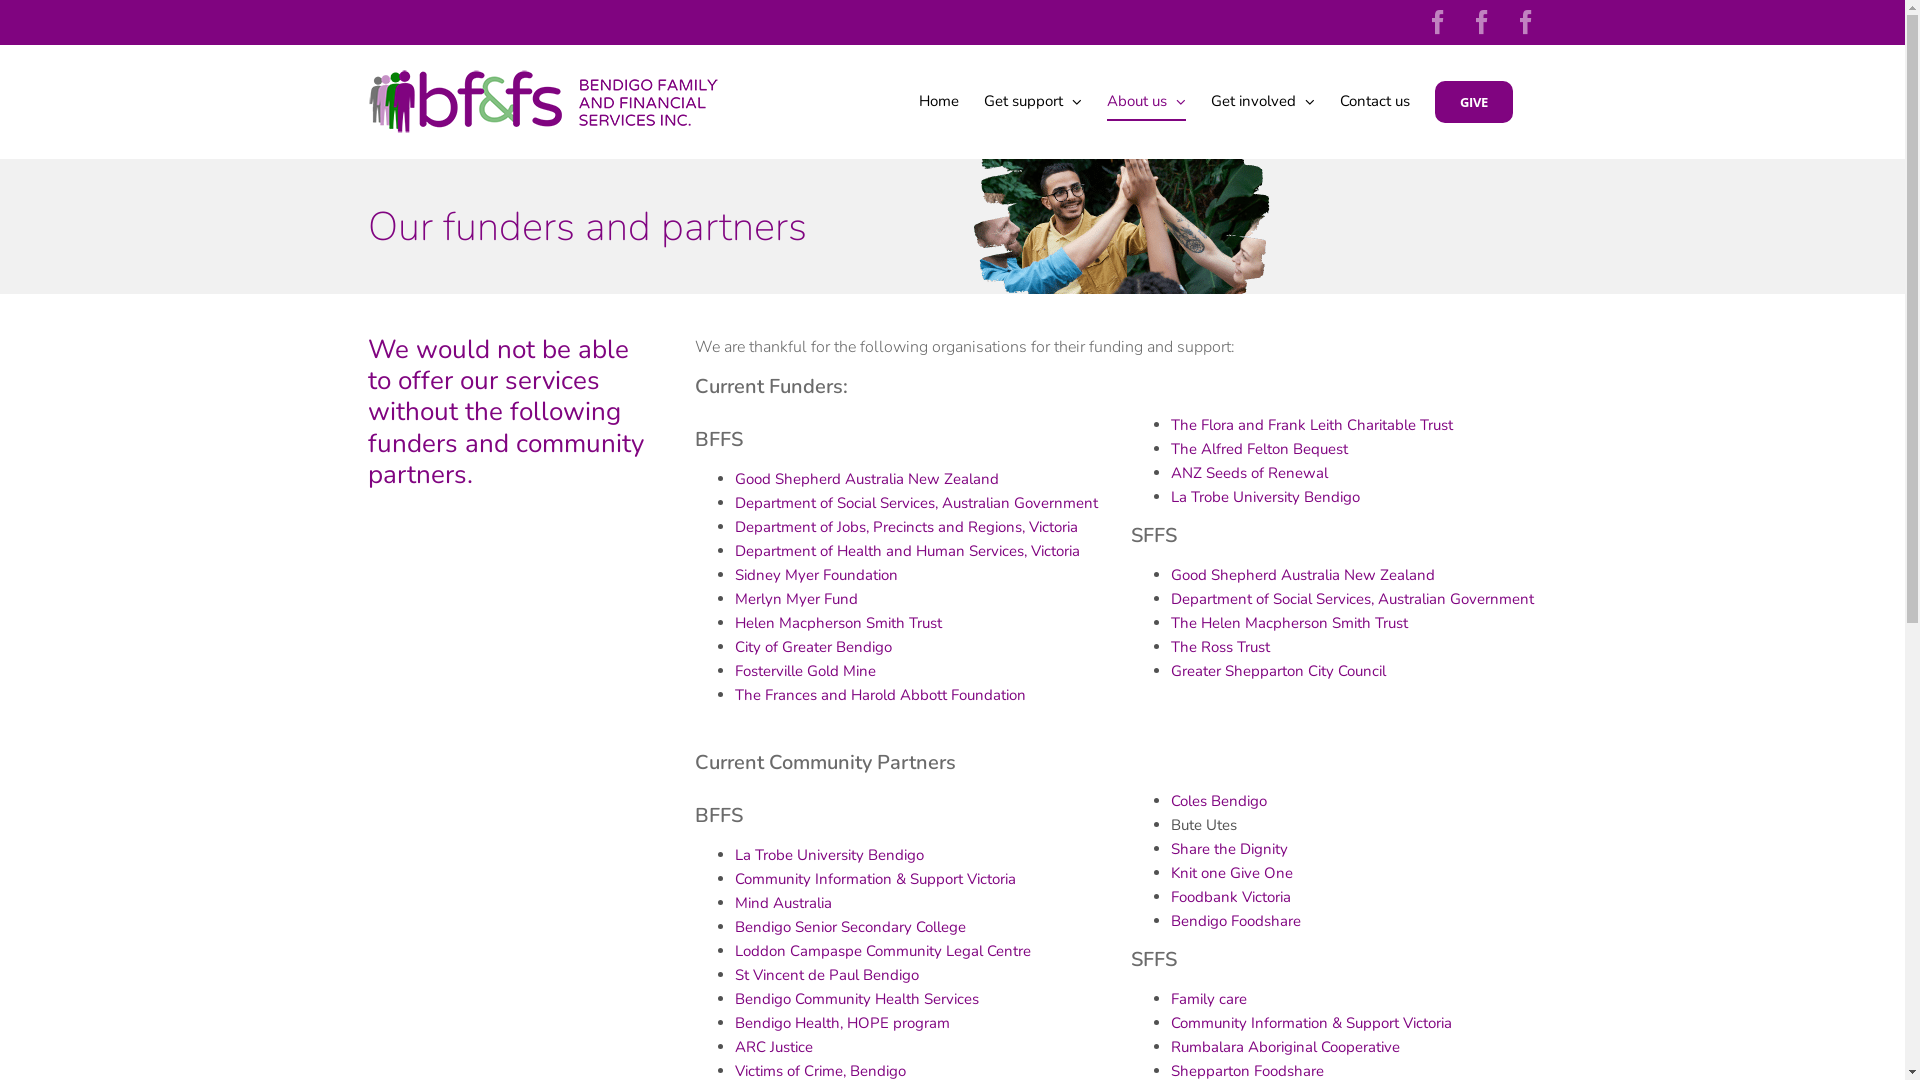 This screenshot has width=1920, height=1080. Describe the element at coordinates (1208, 999) in the screenshot. I see `'Family care'` at that location.